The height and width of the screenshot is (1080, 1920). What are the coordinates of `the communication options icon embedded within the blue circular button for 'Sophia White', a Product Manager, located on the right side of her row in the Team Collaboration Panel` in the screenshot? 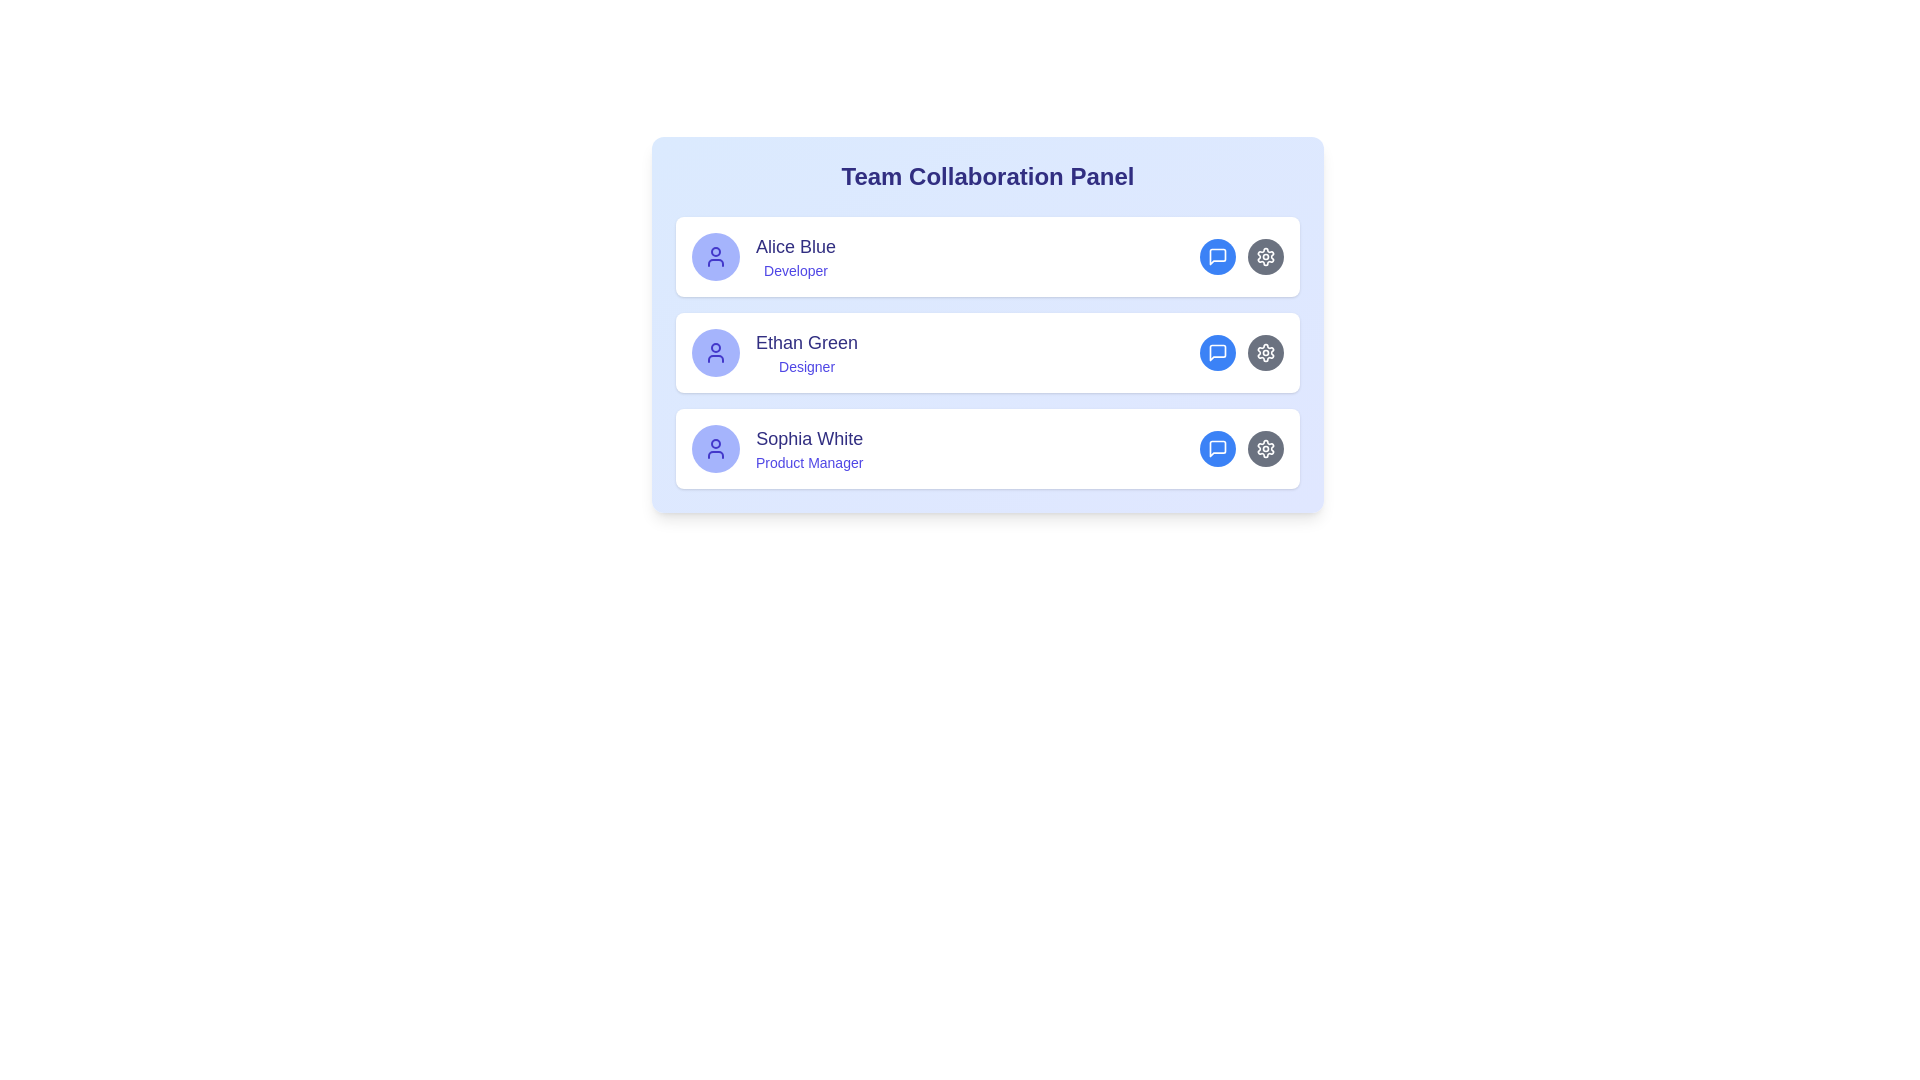 It's located at (1217, 447).